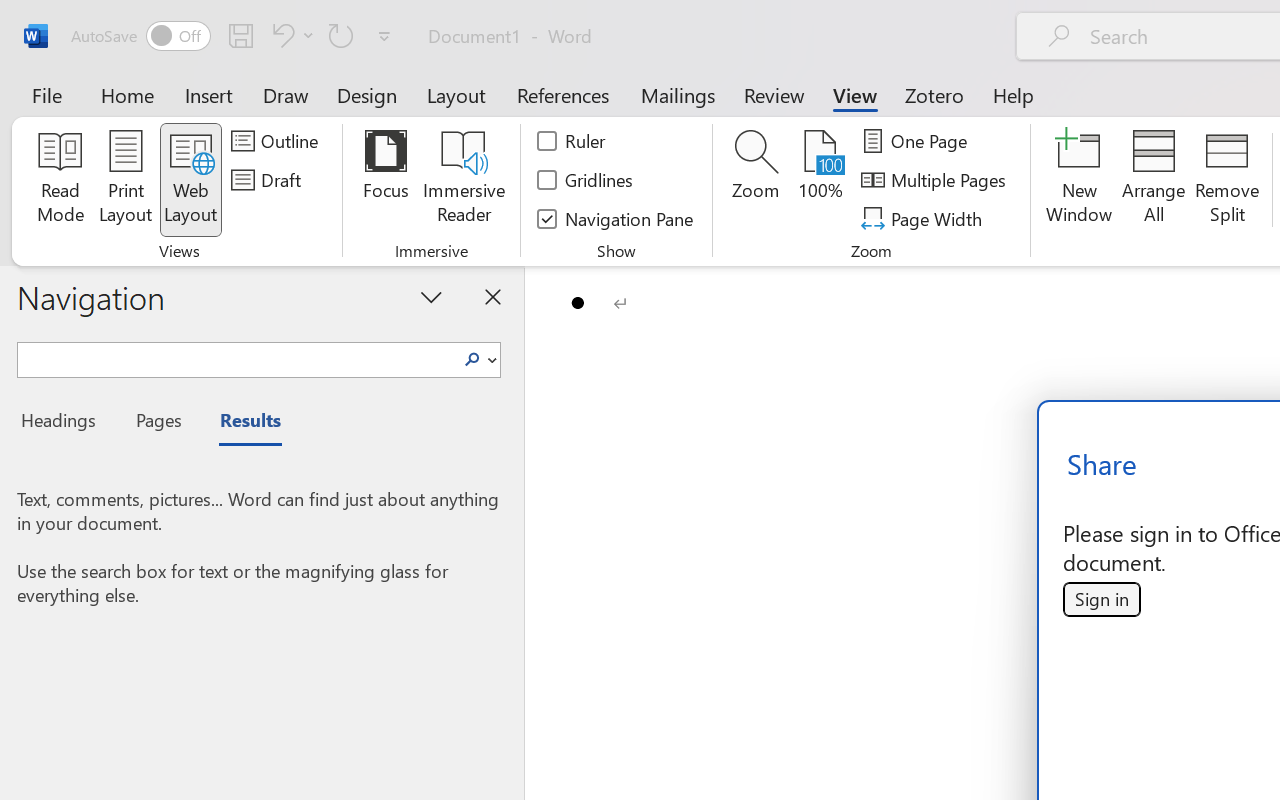 The image size is (1280, 800). Describe the element at coordinates (923, 218) in the screenshot. I see `'Page Width'` at that location.